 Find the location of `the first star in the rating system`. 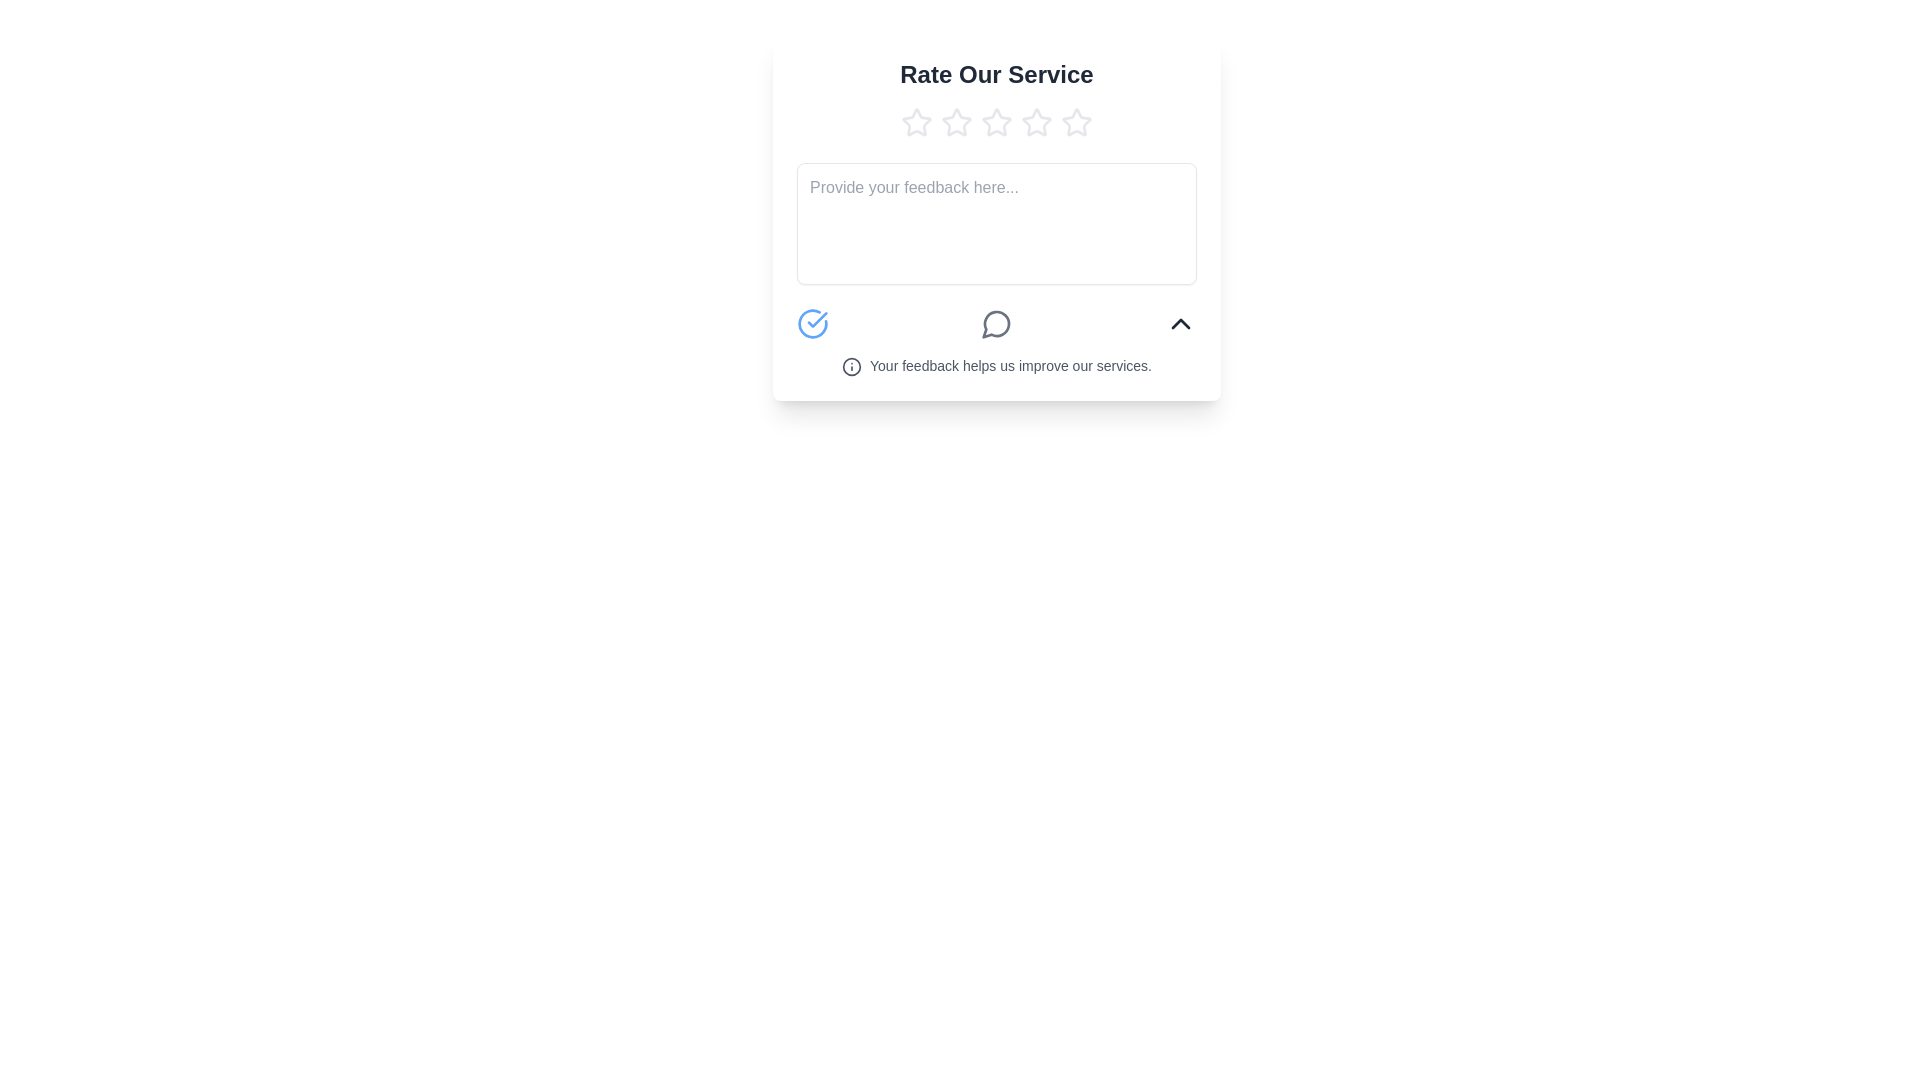

the first star in the rating system is located at coordinates (915, 122).